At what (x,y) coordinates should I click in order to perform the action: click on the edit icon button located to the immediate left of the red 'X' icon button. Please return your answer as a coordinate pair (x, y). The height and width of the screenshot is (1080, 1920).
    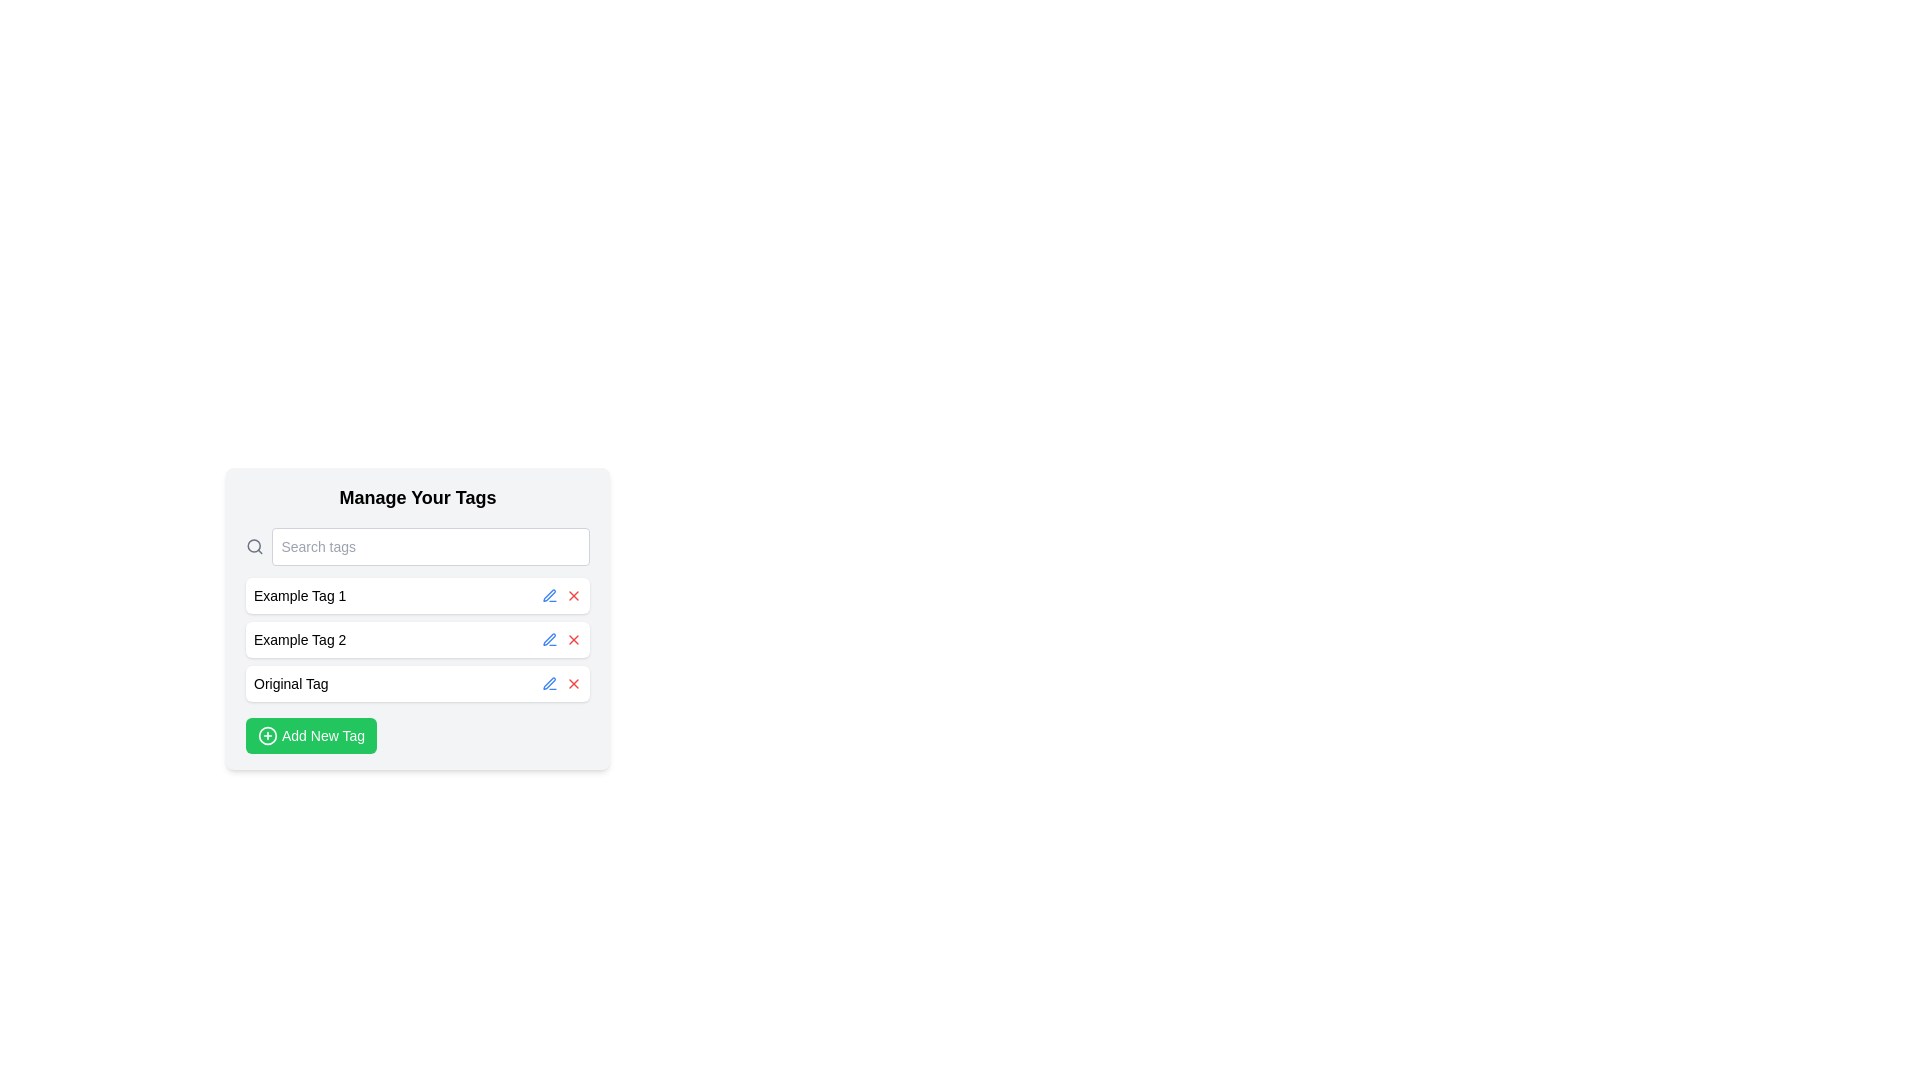
    Looking at the image, I should click on (550, 682).